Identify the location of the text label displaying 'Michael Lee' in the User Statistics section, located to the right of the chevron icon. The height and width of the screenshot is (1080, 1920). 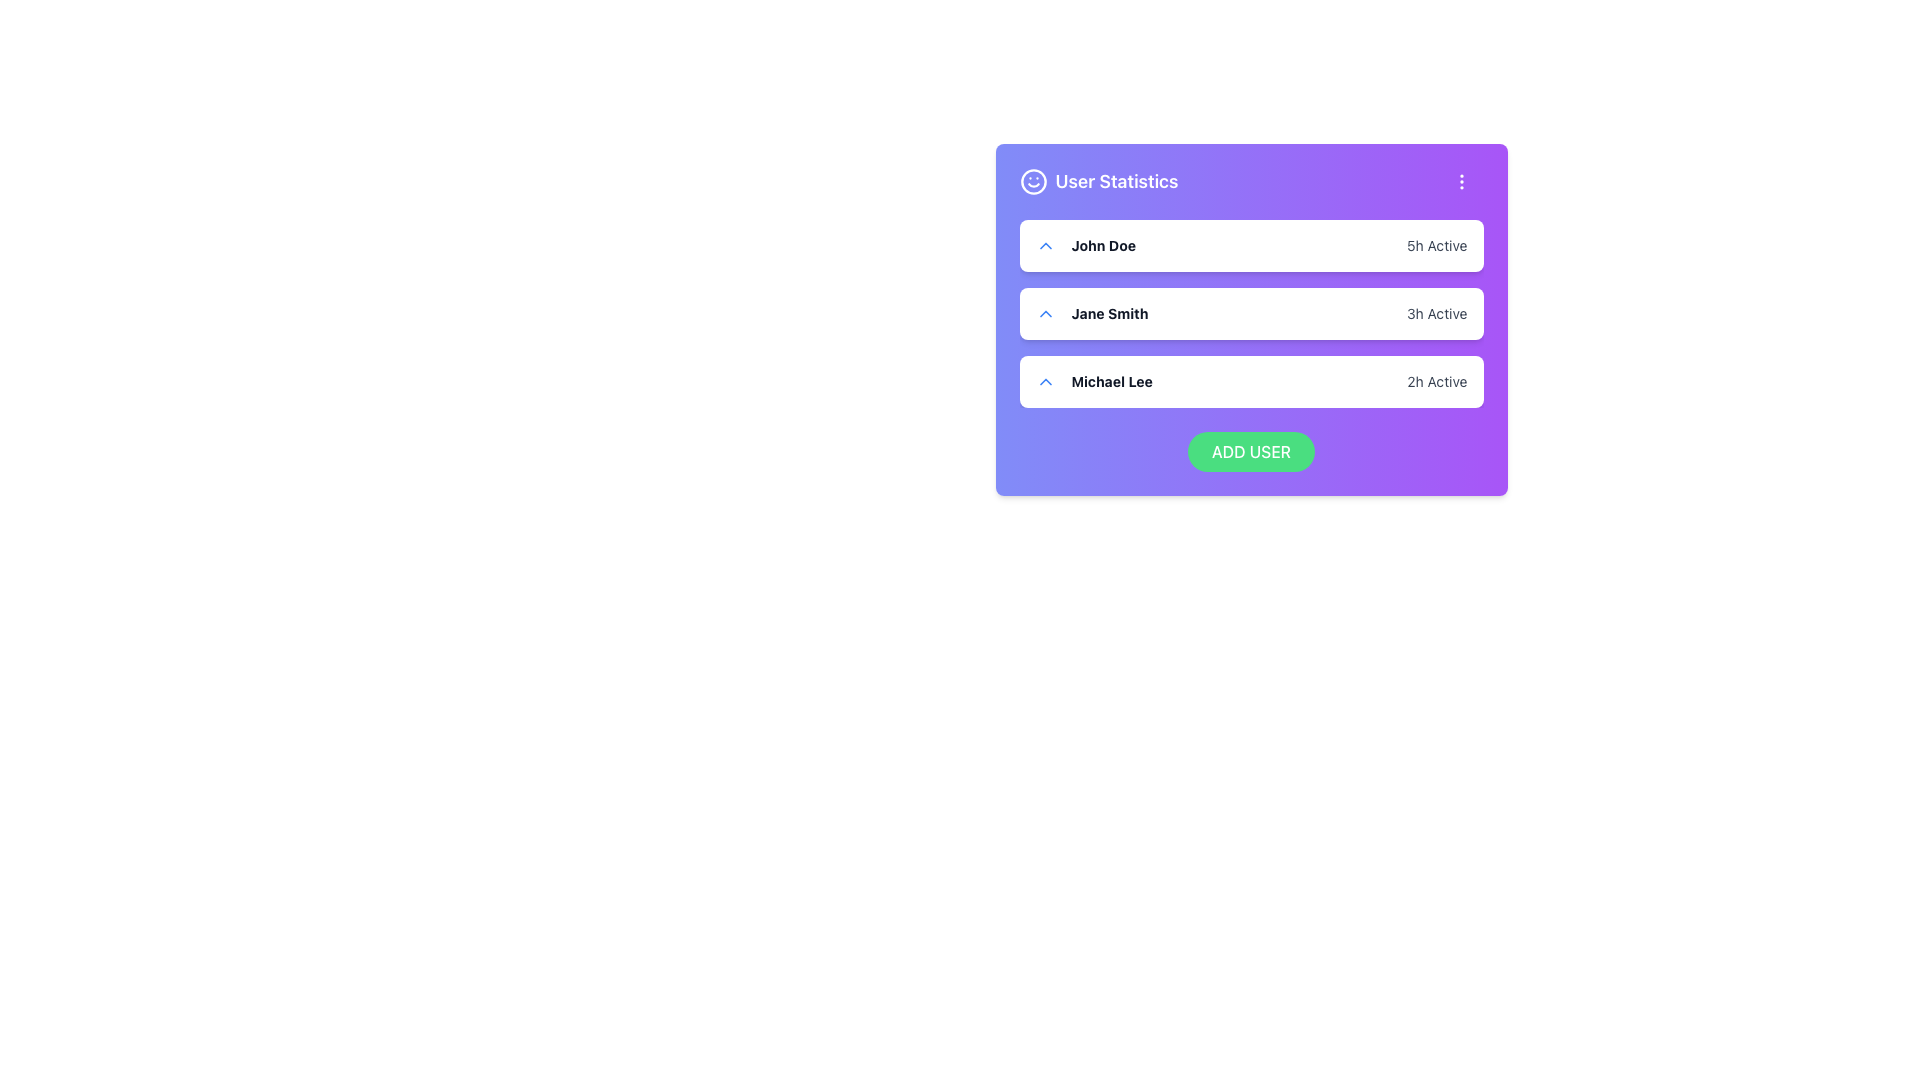
(1111, 381).